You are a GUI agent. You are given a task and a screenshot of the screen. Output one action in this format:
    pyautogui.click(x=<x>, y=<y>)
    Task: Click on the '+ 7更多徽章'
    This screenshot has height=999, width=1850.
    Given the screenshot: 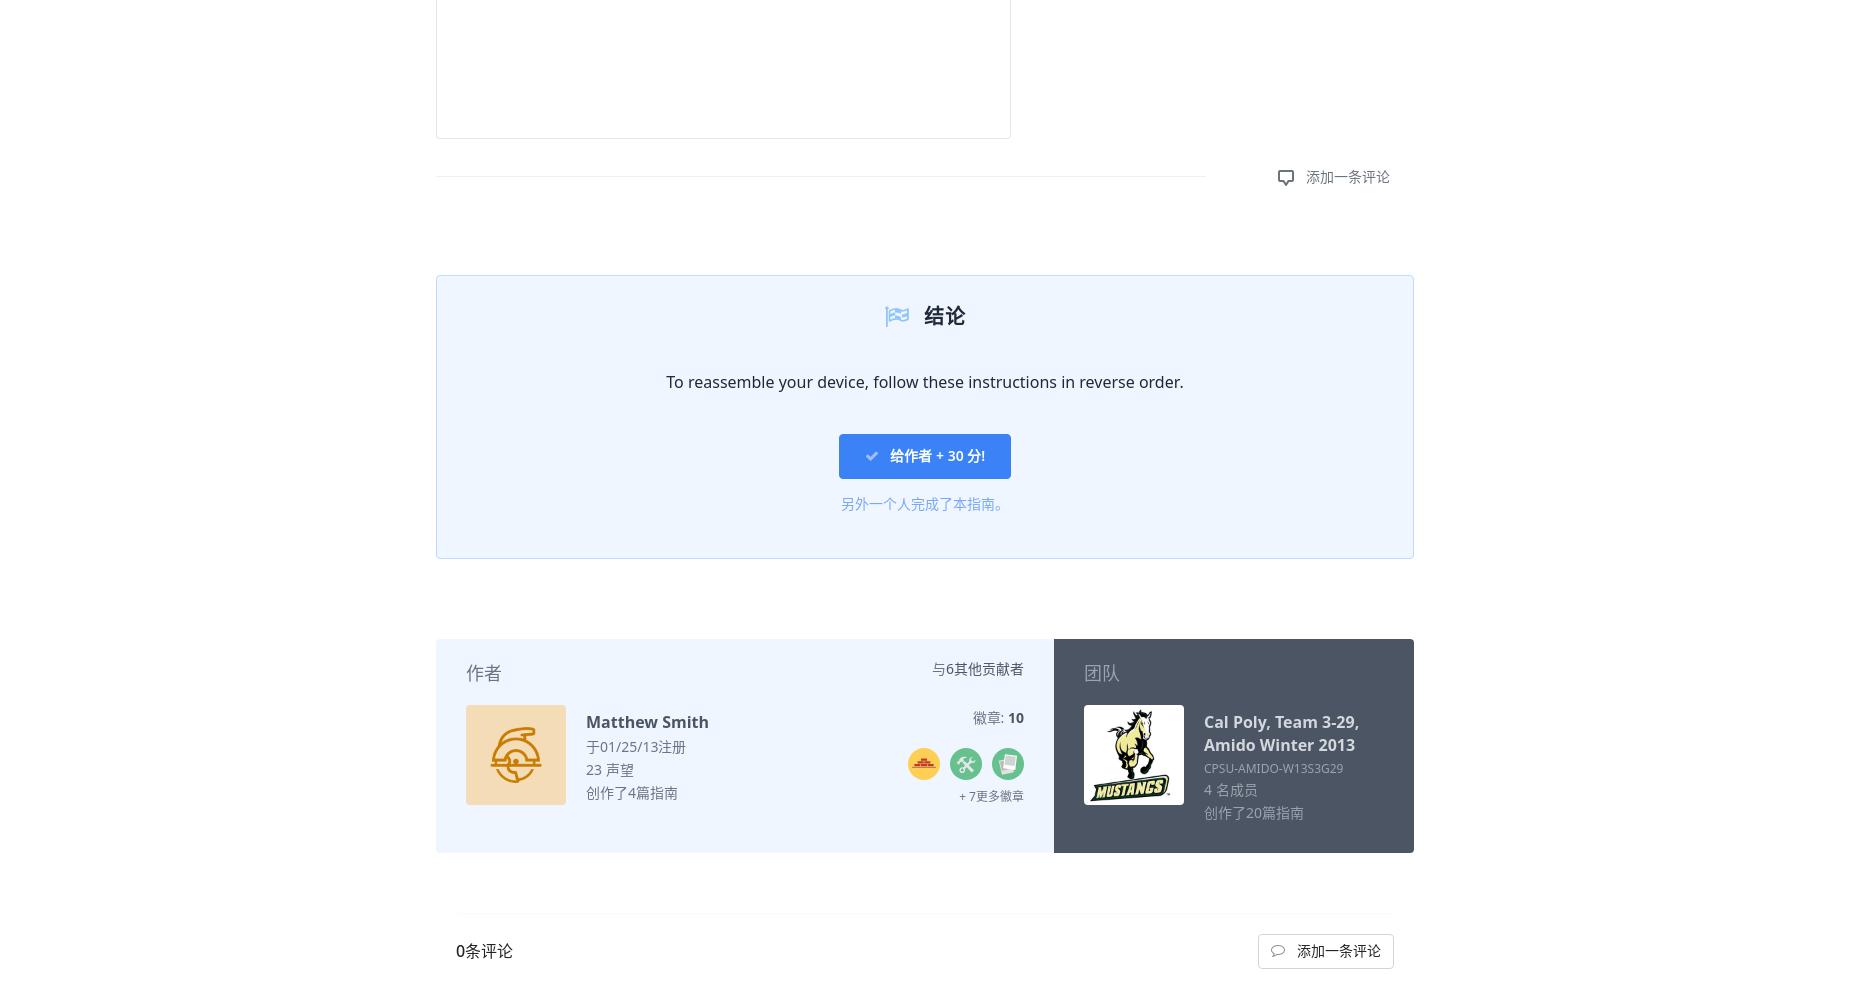 What is the action you would take?
    pyautogui.click(x=990, y=795)
    